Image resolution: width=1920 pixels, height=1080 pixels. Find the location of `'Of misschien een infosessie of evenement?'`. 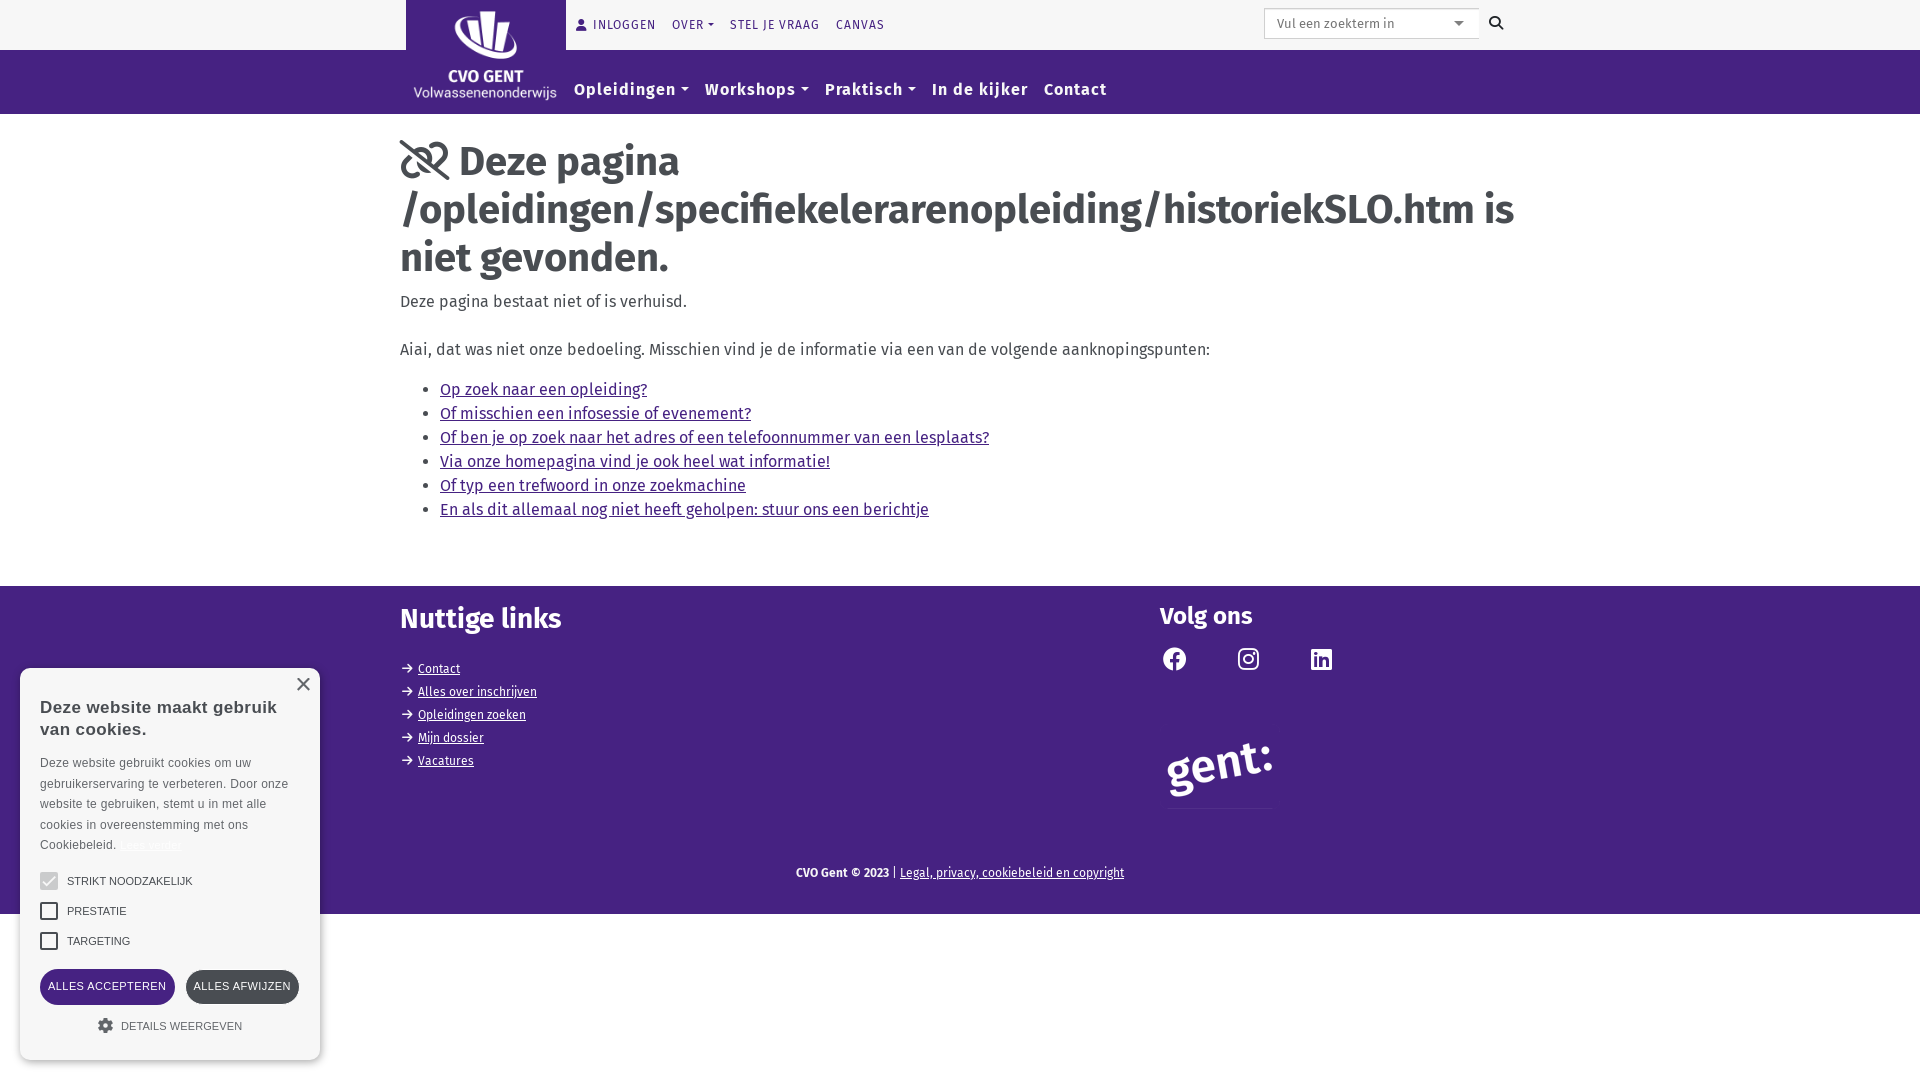

'Of misschien een infosessie of evenement?' is located at coordinates (594, 412).